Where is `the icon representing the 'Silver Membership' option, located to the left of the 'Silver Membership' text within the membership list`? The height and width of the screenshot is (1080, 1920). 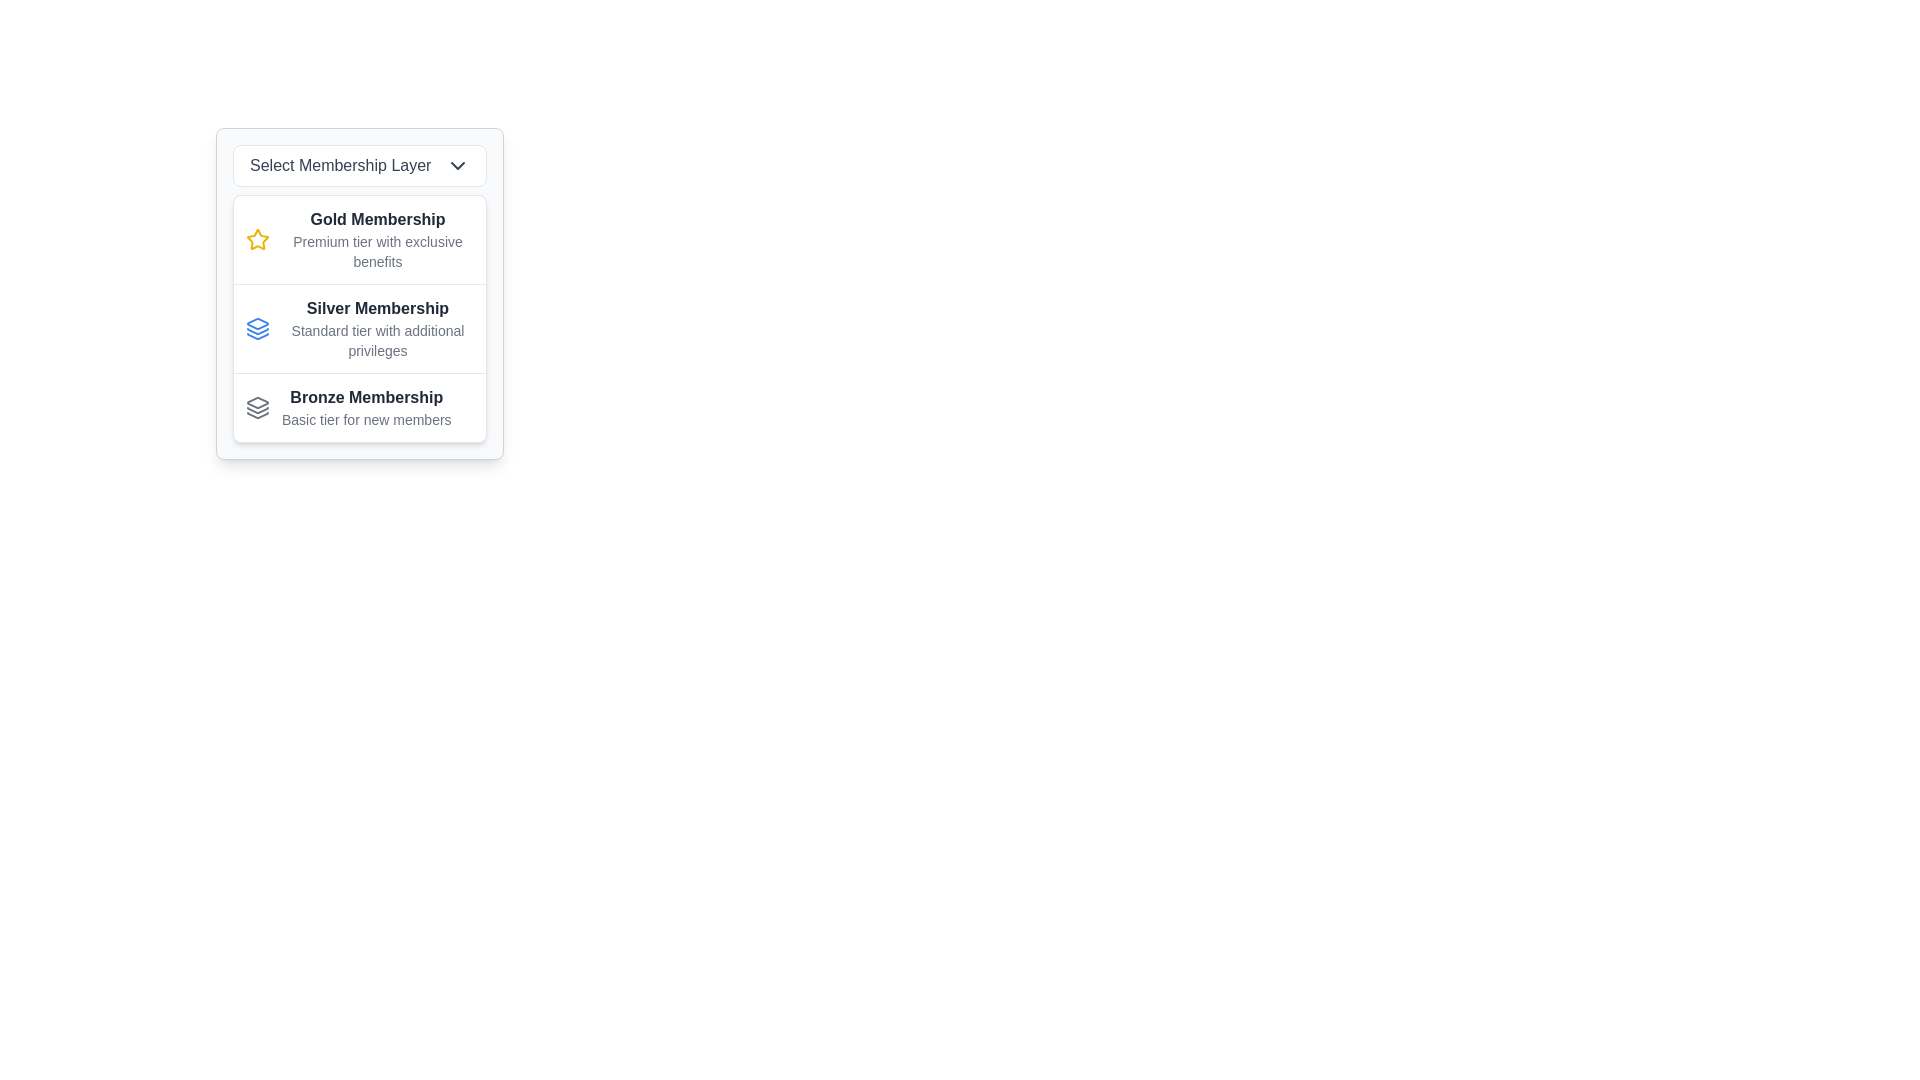 the icon representing the 'Silver Membership' option, located to the left of the 'Silver Membership' text within the membership list is located at coordinates (257, 327).